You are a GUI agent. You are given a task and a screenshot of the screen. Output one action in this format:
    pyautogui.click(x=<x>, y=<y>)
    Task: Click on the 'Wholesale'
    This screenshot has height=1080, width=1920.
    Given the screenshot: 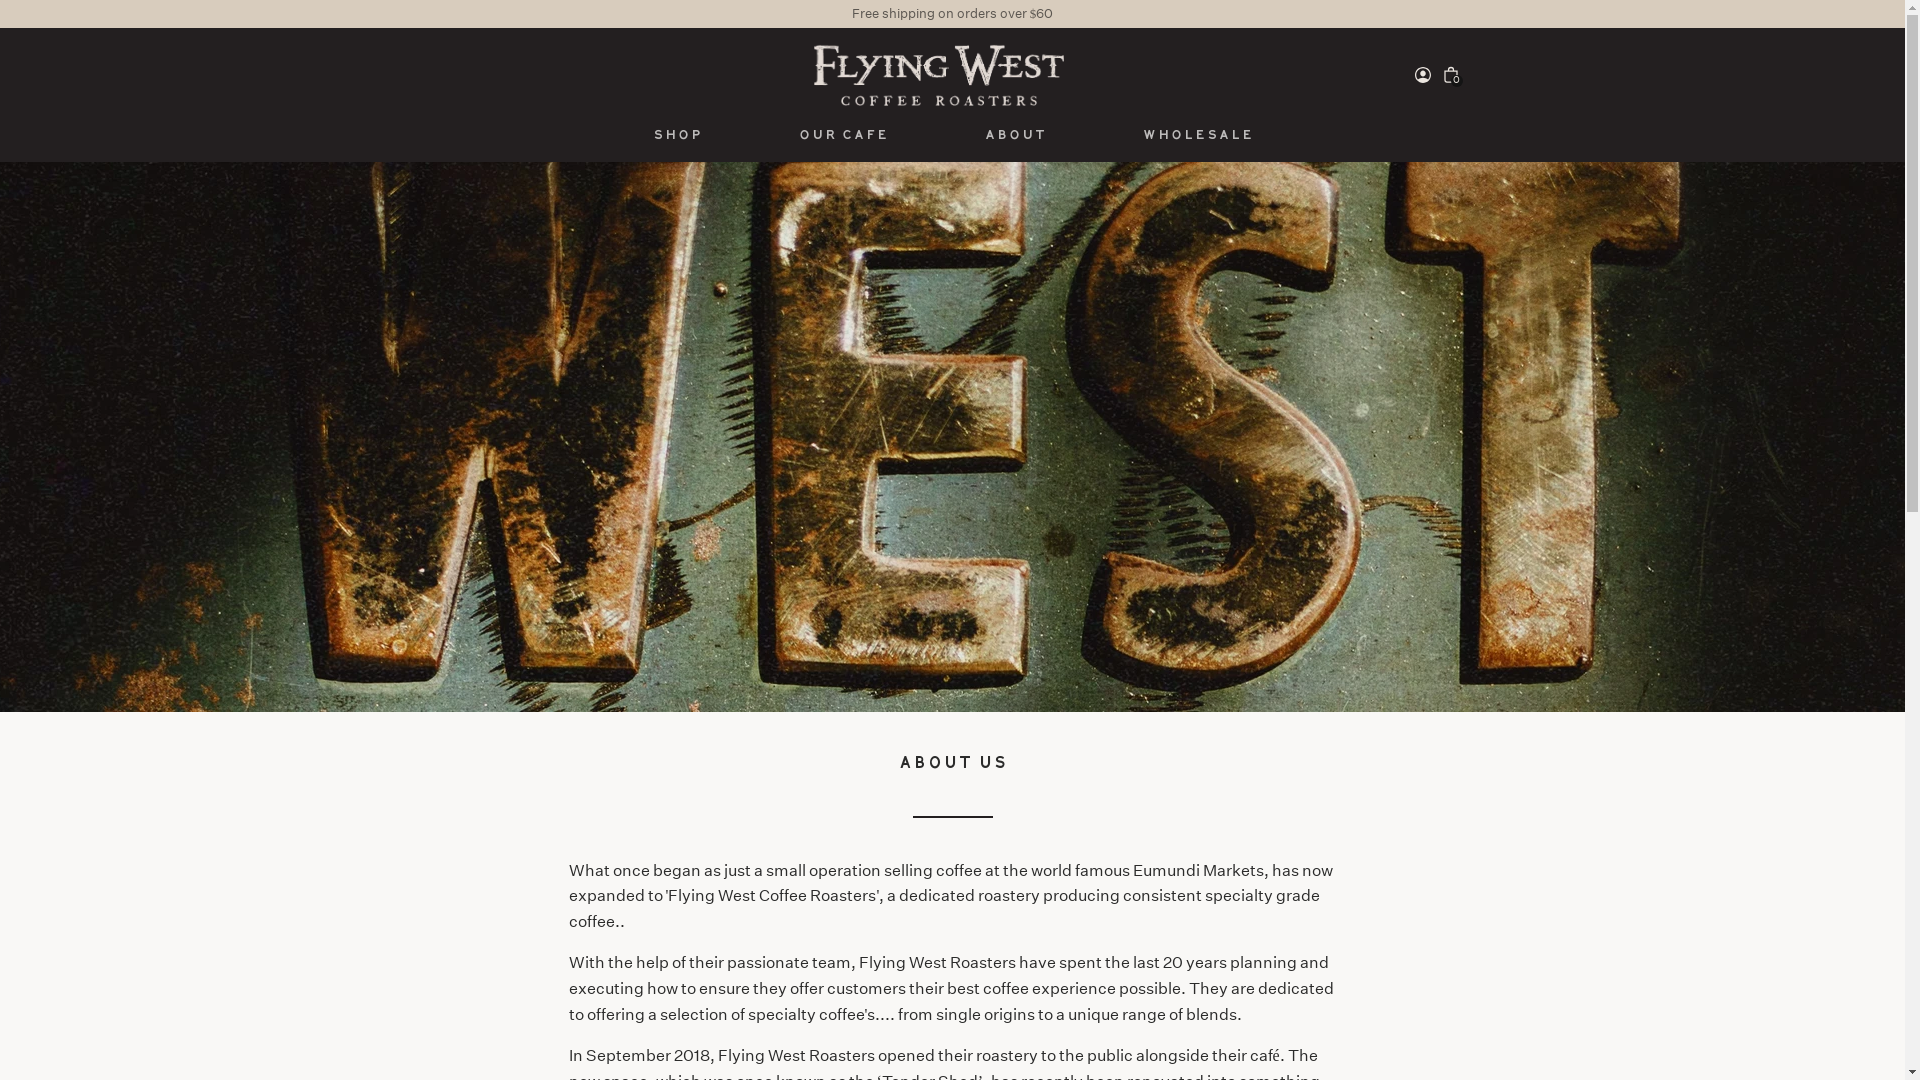 What is the action you would take?
    pyautogui.click(x=1197, y=135)
    